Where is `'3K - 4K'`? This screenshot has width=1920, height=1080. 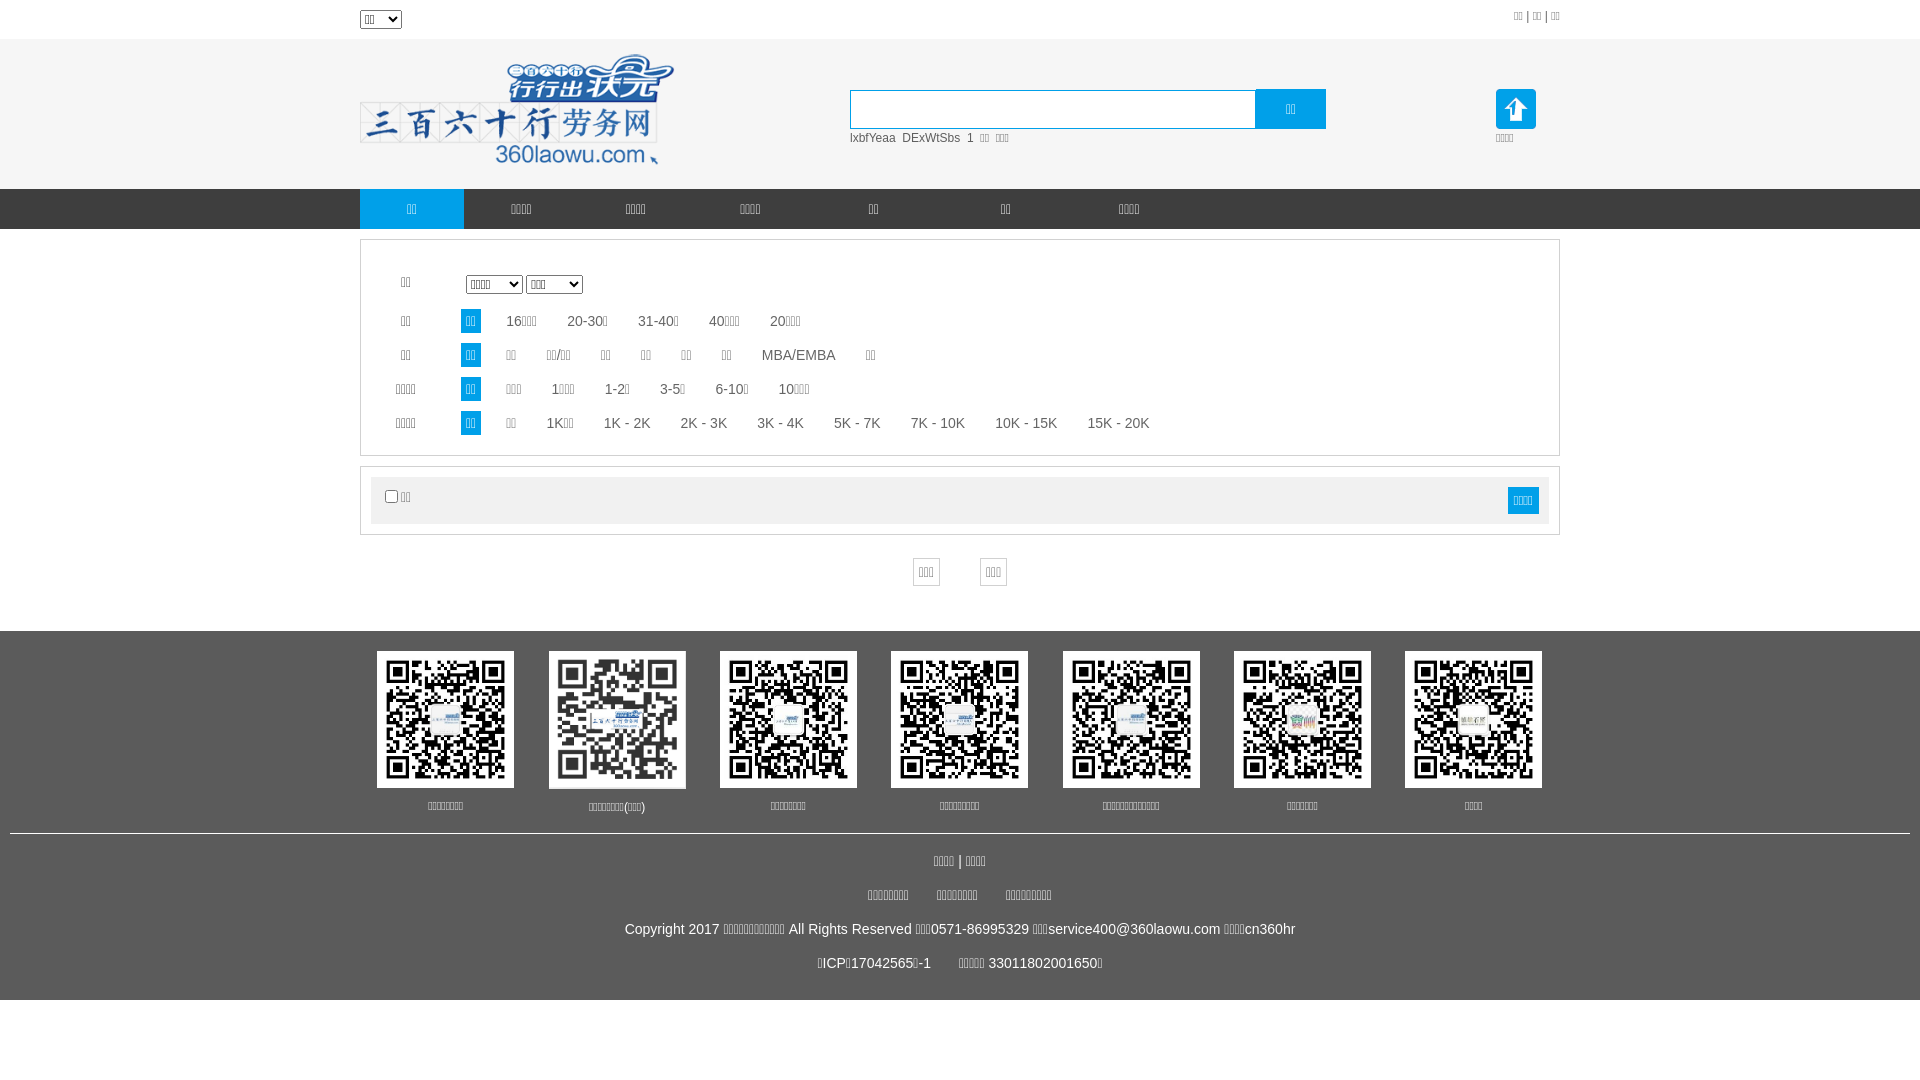
'3K - 4K' is located at coordinates (779, 422).